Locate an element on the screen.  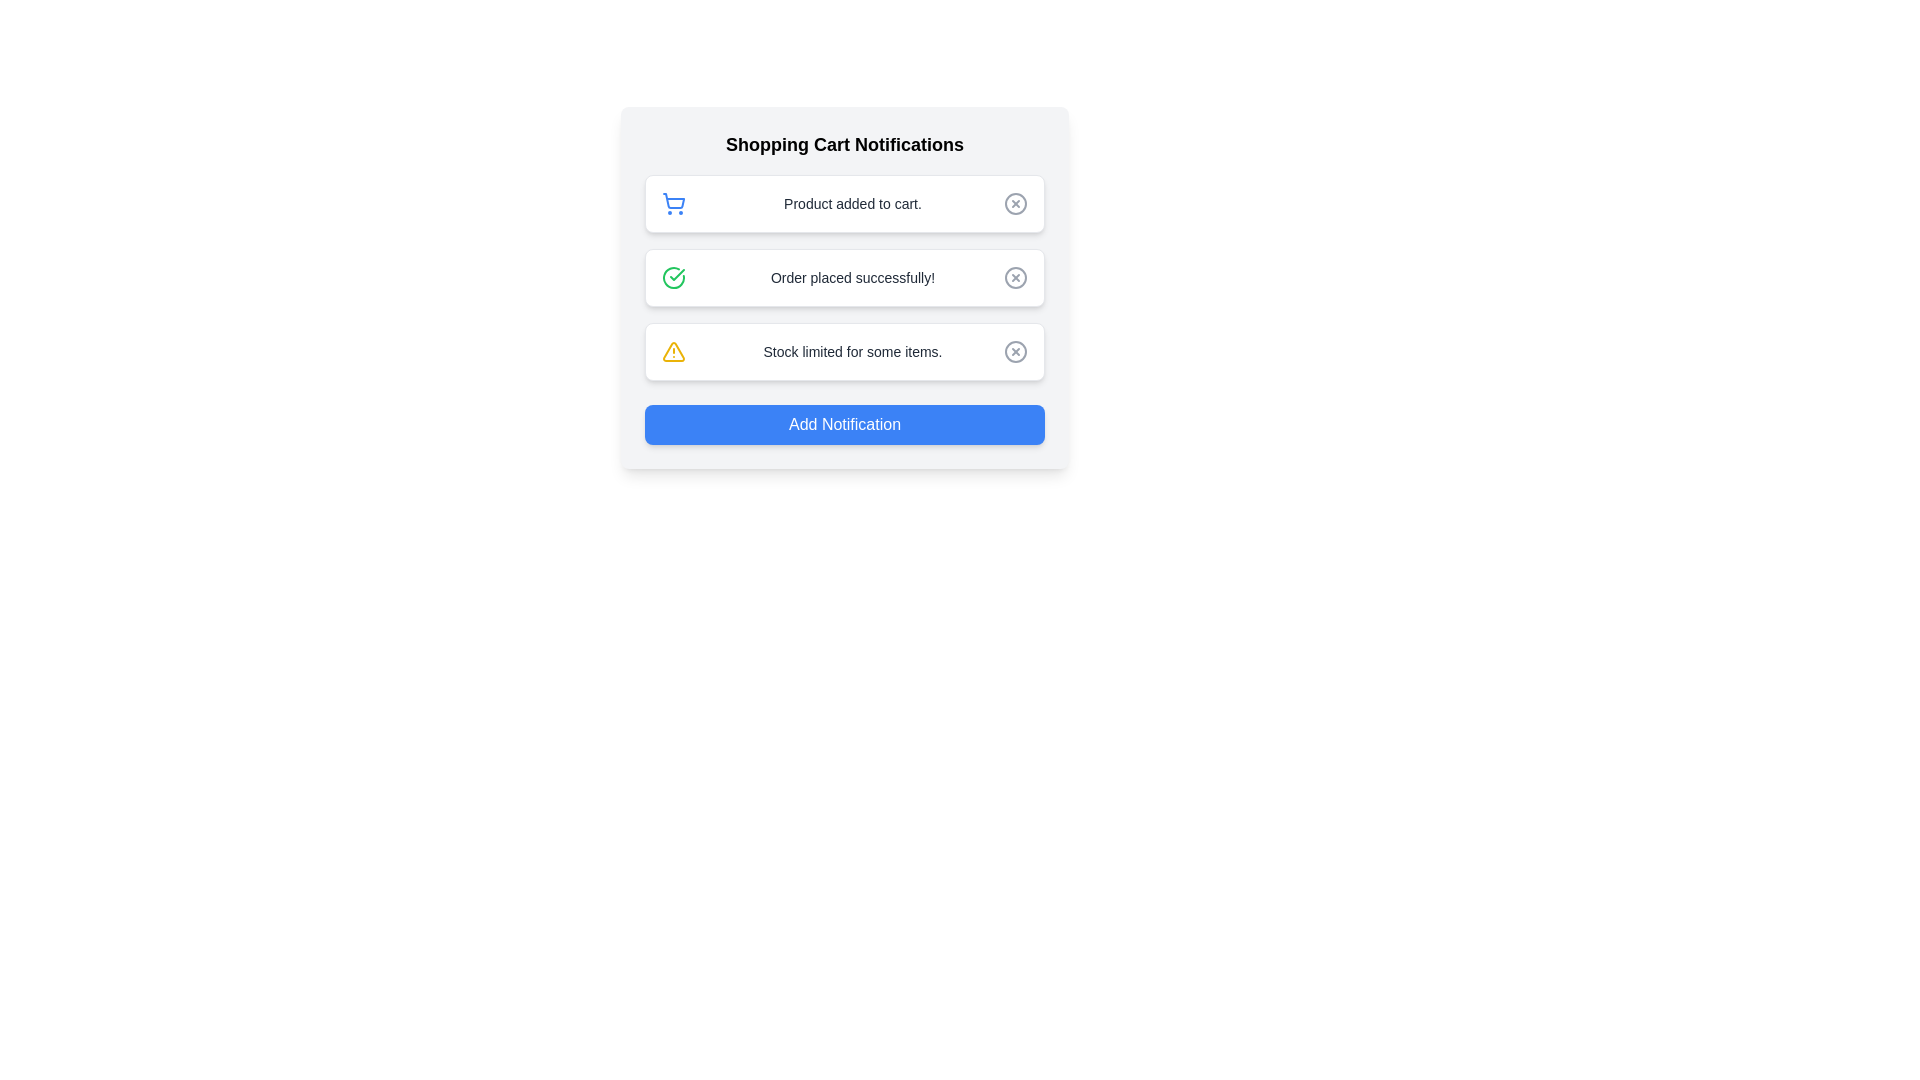
the triangular yellow warning icon located to the left of the text 'Stock limited for some items' in the third notification row is located at coordinates (673, 350).